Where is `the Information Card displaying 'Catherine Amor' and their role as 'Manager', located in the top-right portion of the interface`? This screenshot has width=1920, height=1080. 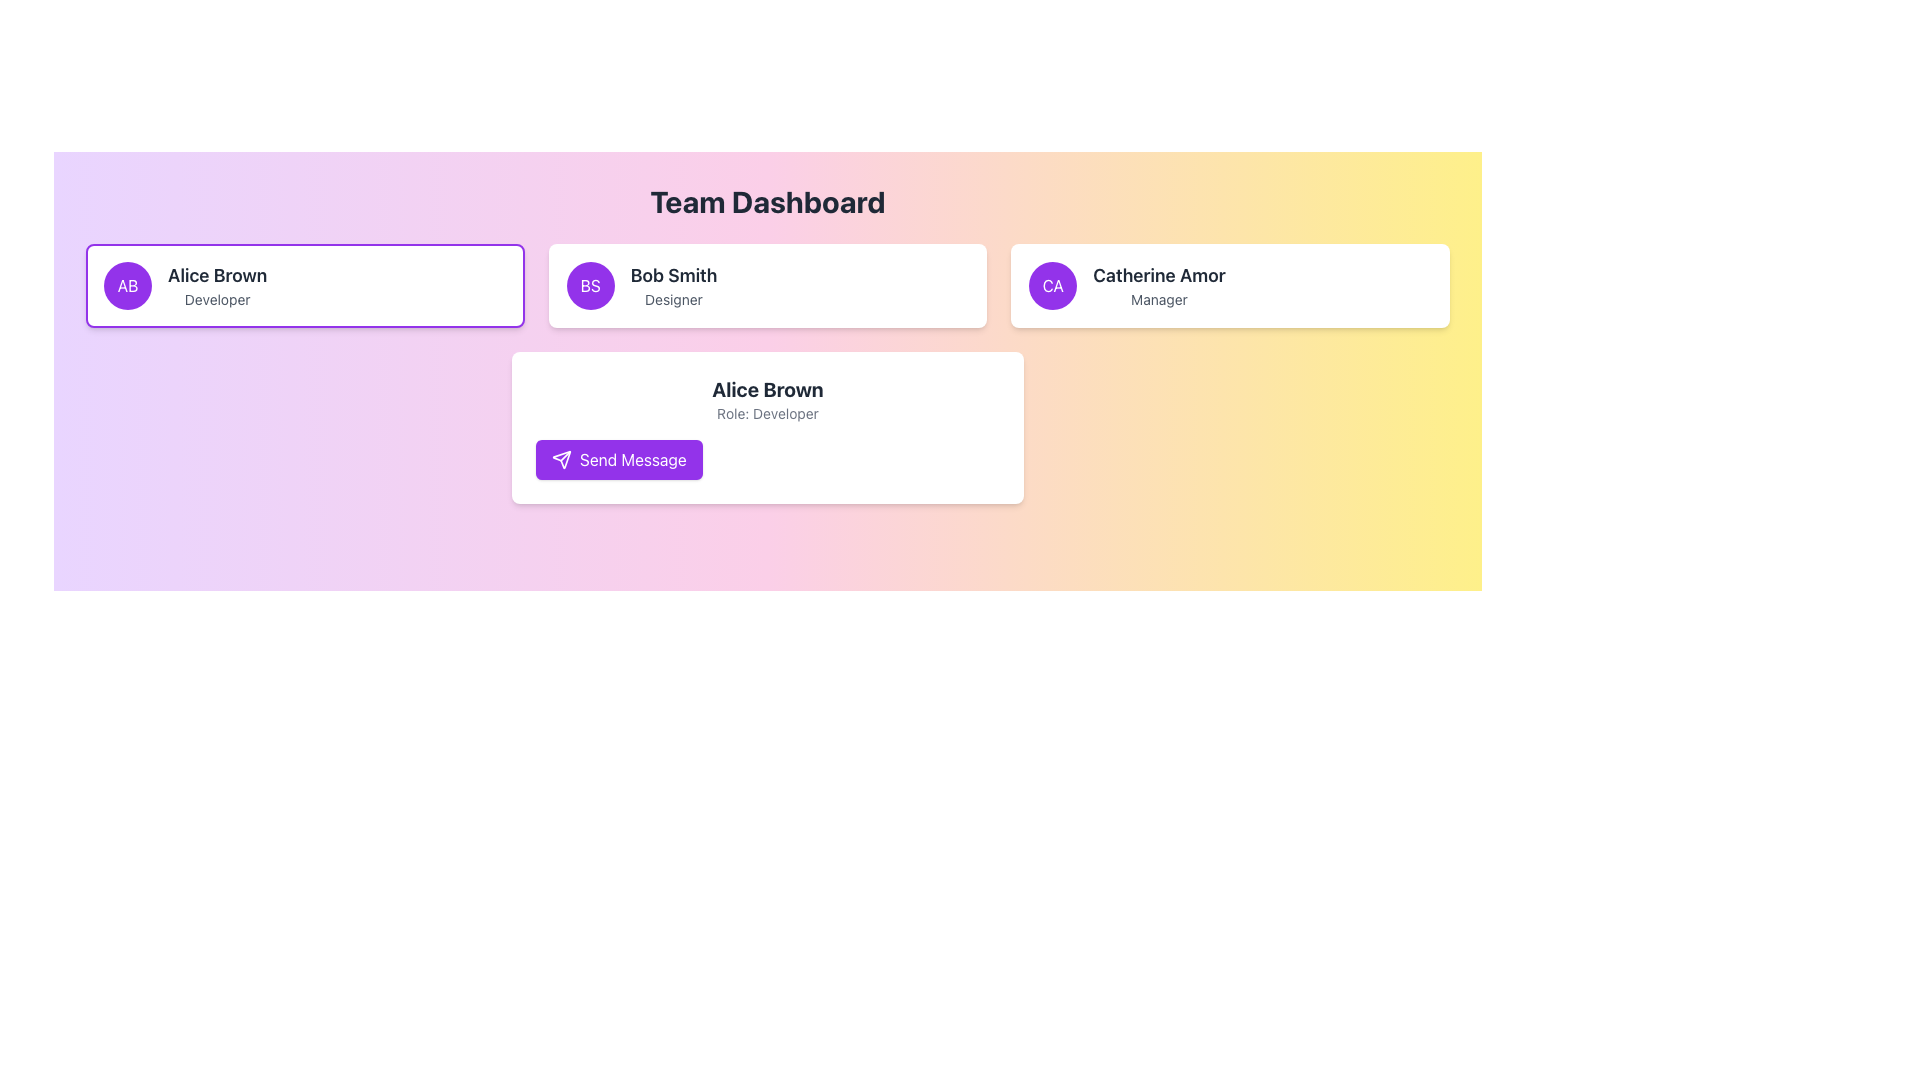 the Information Card displaying 'Catherine Amor' and their role as 'Manager', located in the top-right portion of the interface is located at coordinates (1229, 285).